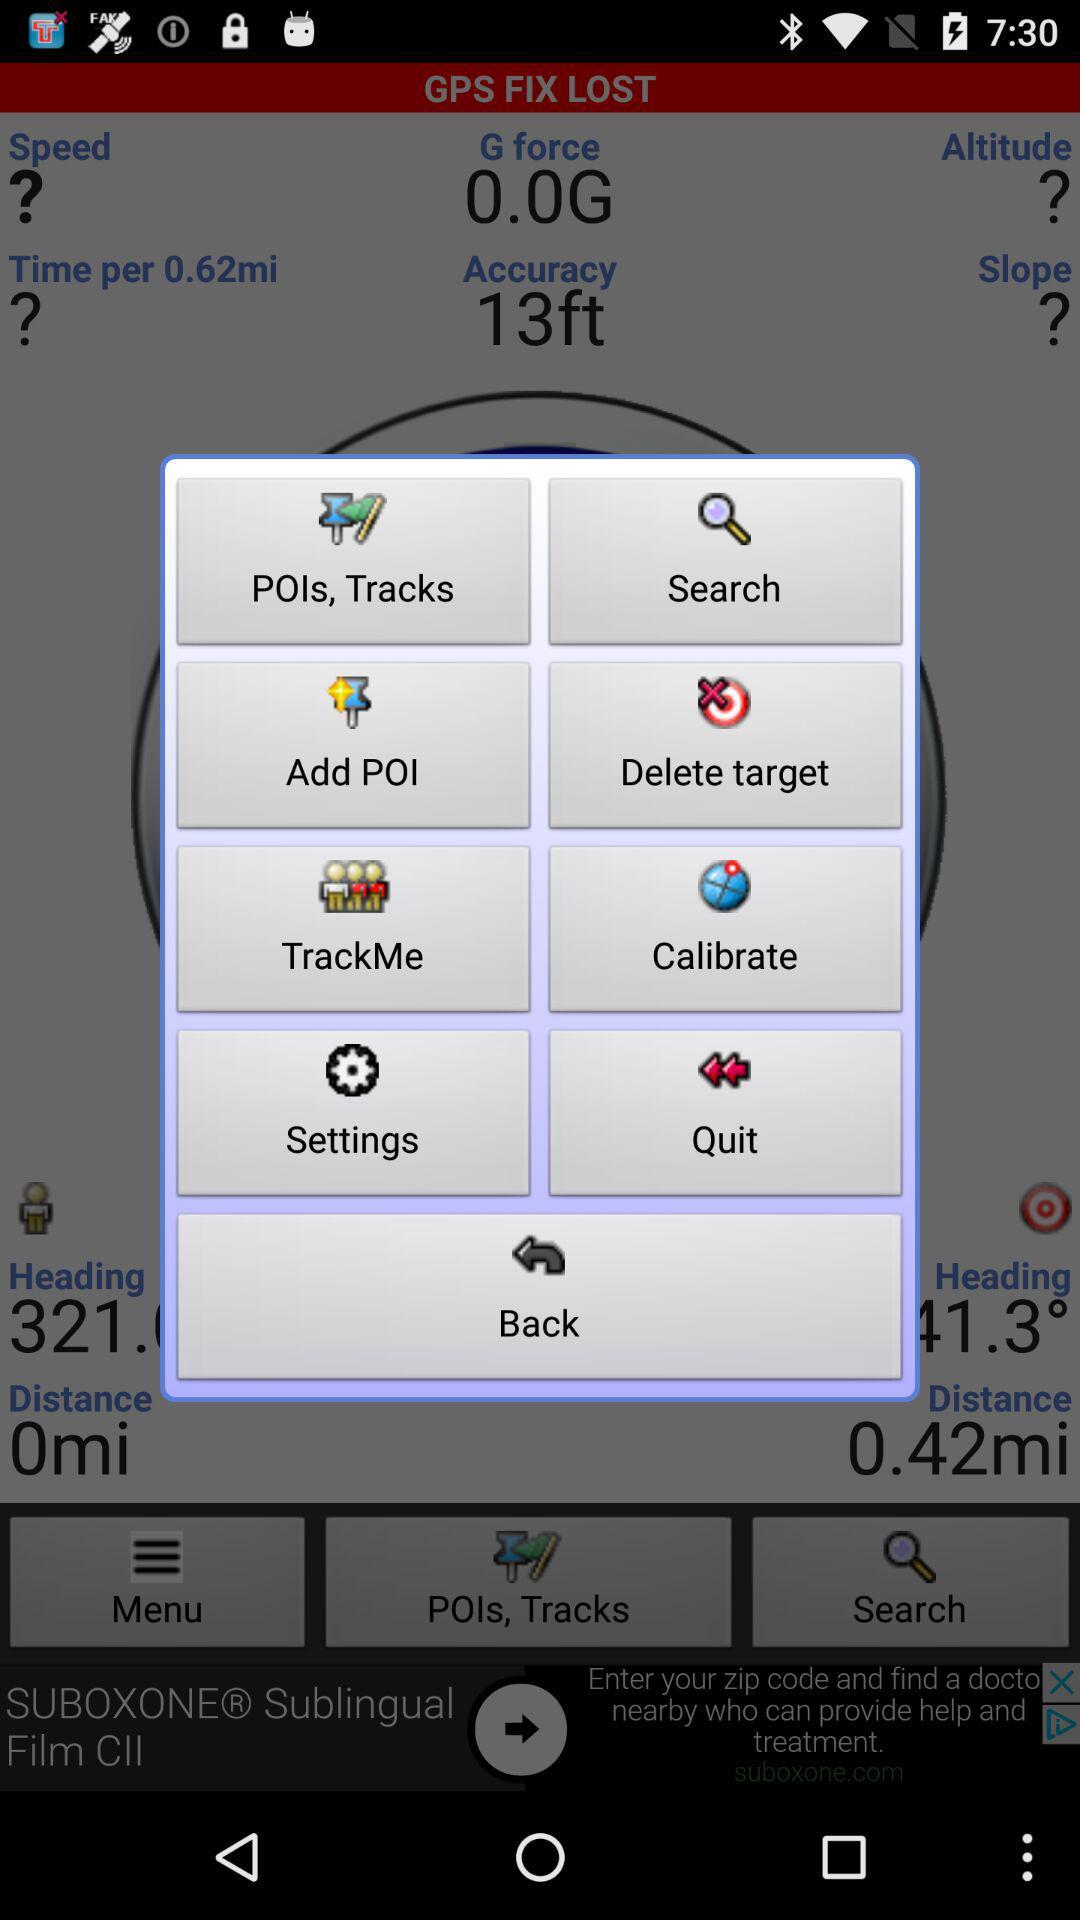  I want to click on the button to the left of the calibrate item, so click(353, 1117).